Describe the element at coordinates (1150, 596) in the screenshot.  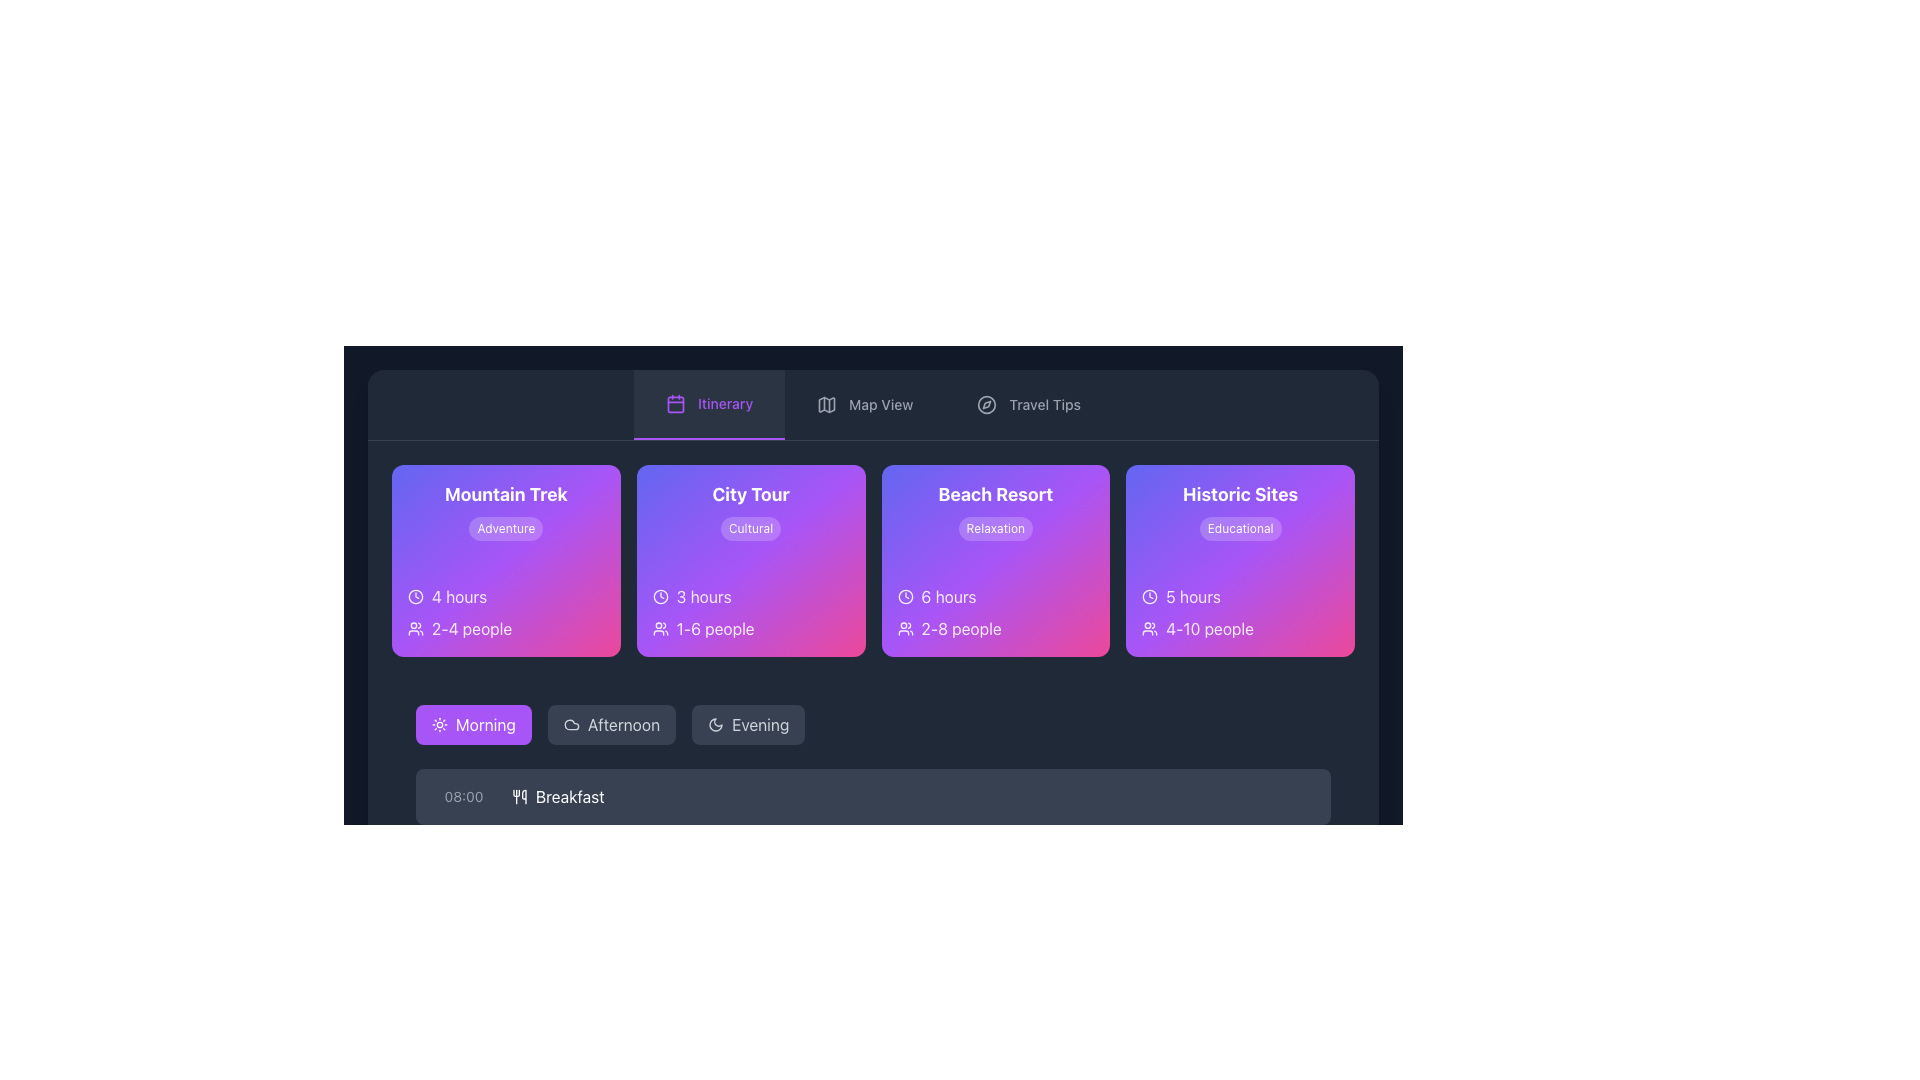
I see `the graphical representation of the circular outline within the clock icon on the 'Historic Sites' card` at that location.